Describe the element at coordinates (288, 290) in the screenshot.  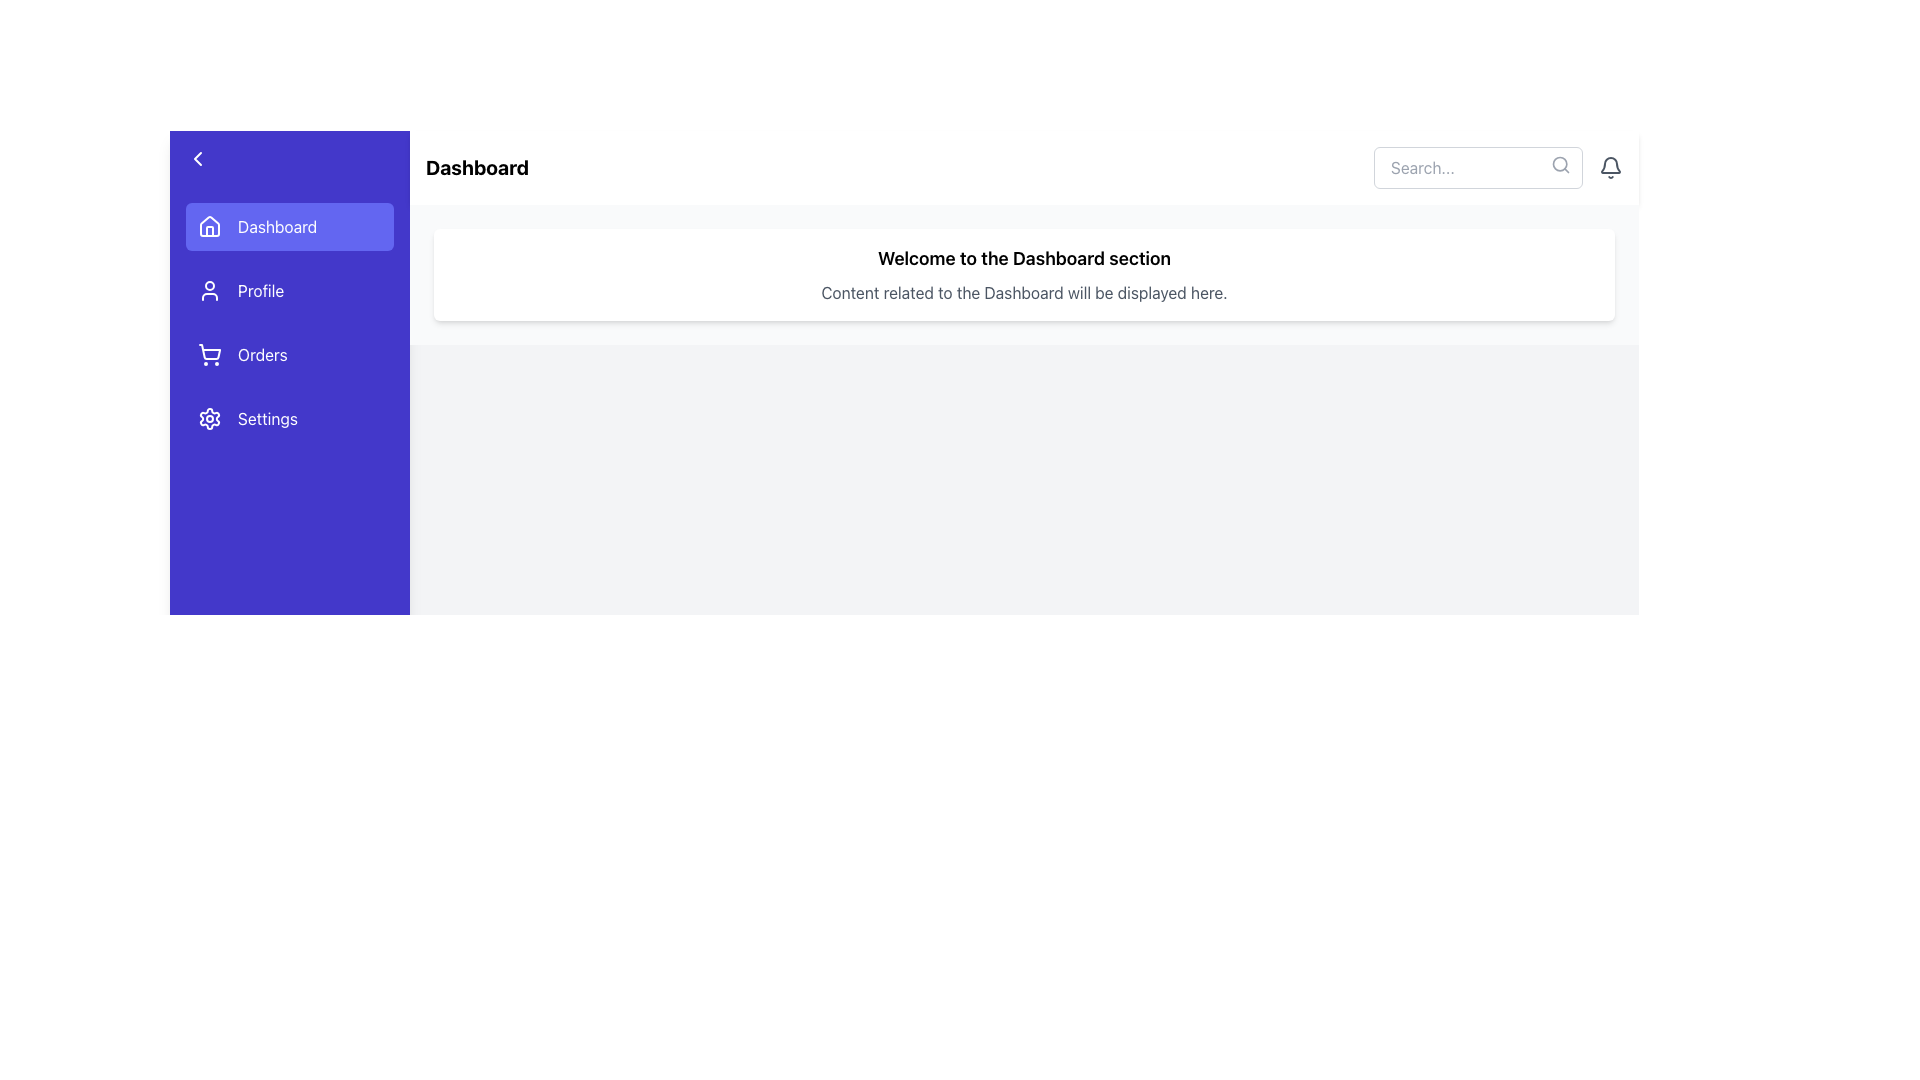
I see `the 'Profile' button with a purple background, located below the 'Dashboard' and above the 'Orders' in the vertical navigation menu to activate its hover state` at that location.